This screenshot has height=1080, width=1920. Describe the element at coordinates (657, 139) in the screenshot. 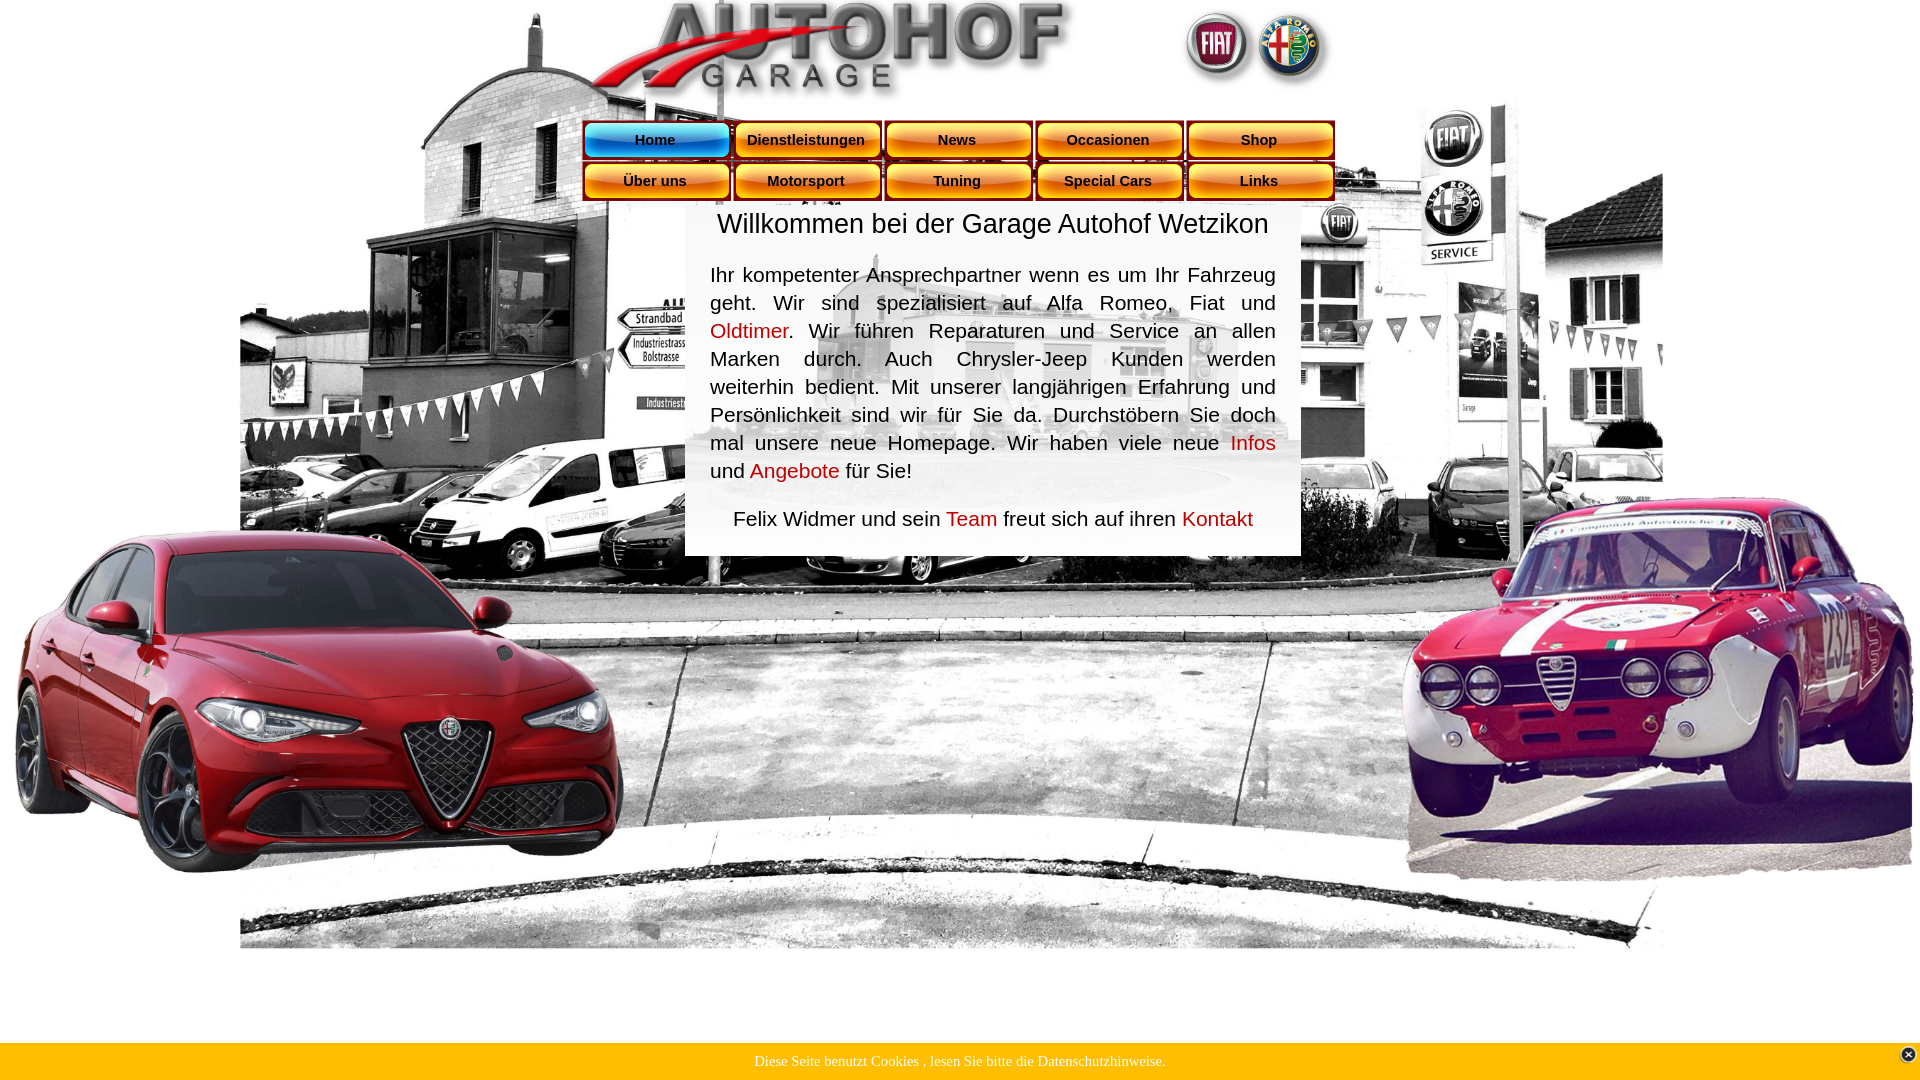

I see `'Home'` at that location.